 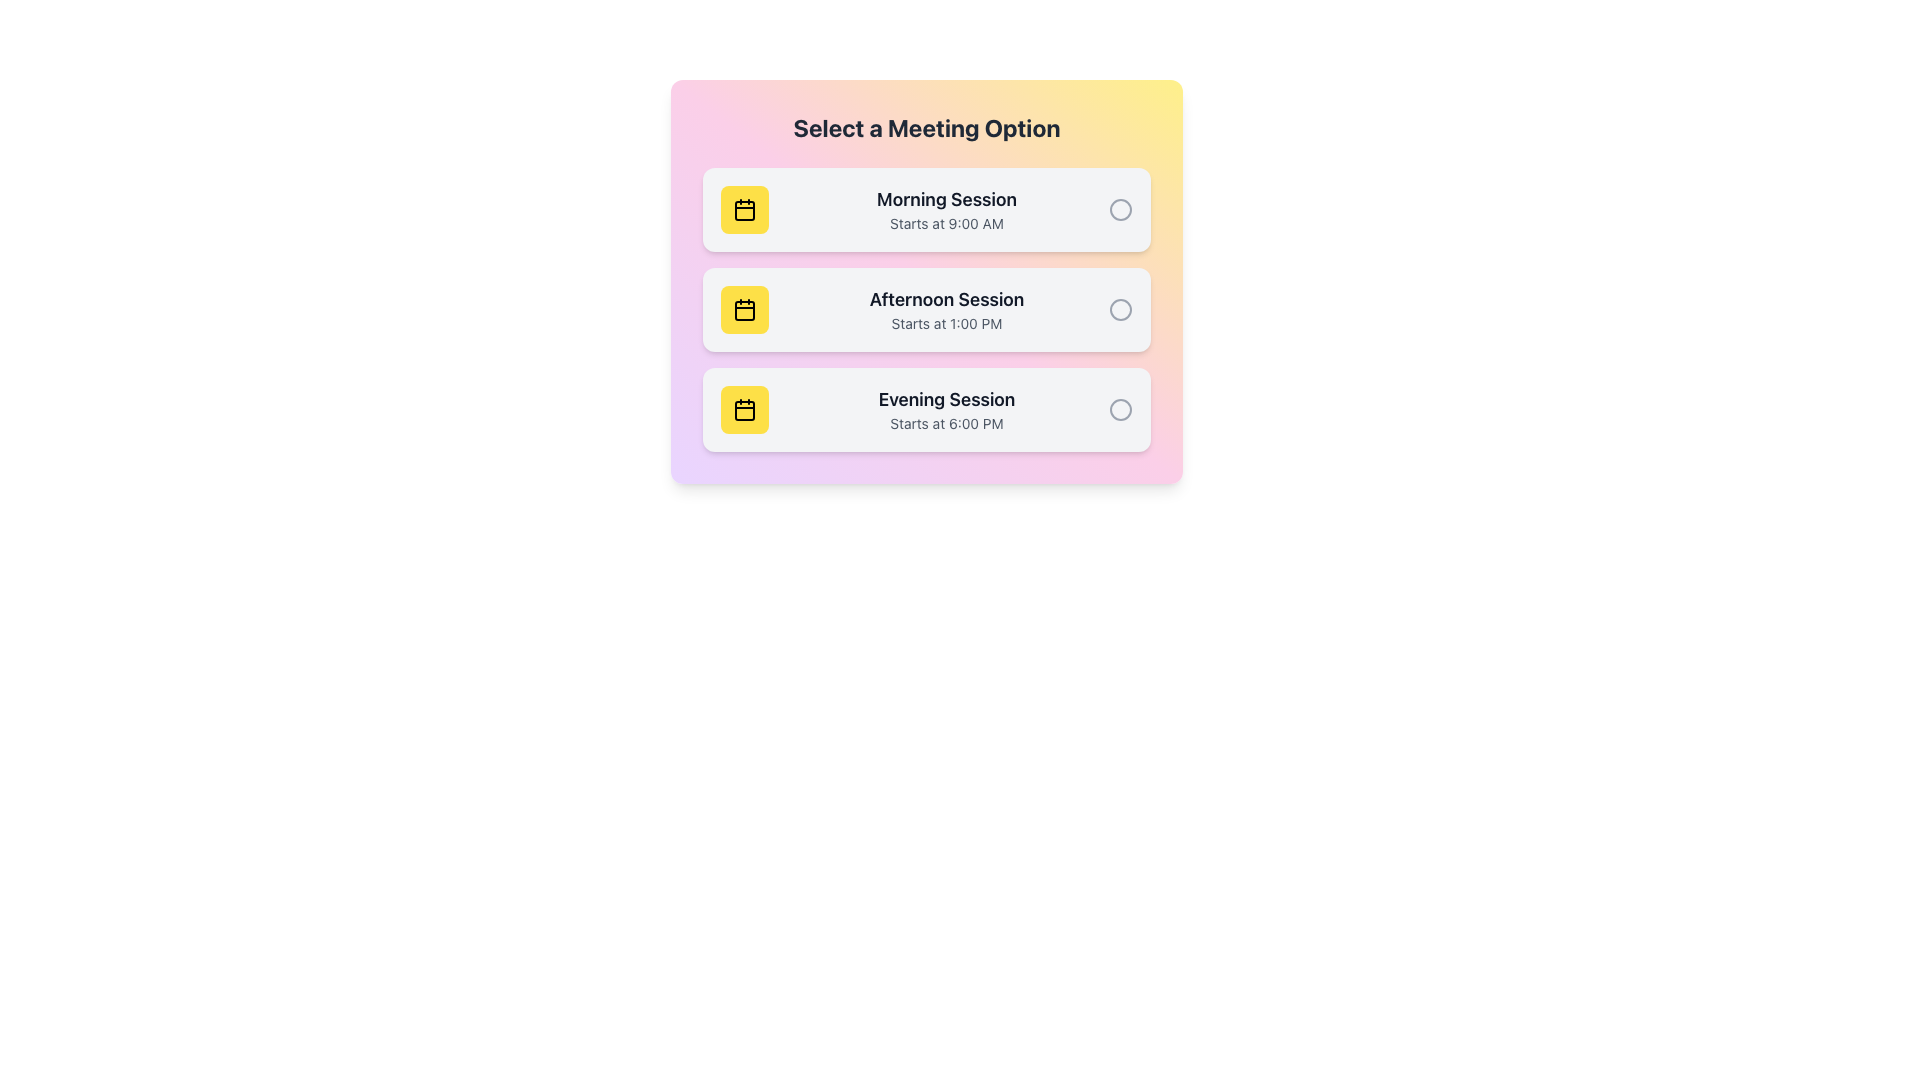 I want to click on the decorative calendar icon representing the 'Morning Session' option, which is the first among three calendar icons located to the left of the 'Morning Session' label, so click(x=743, y=211).